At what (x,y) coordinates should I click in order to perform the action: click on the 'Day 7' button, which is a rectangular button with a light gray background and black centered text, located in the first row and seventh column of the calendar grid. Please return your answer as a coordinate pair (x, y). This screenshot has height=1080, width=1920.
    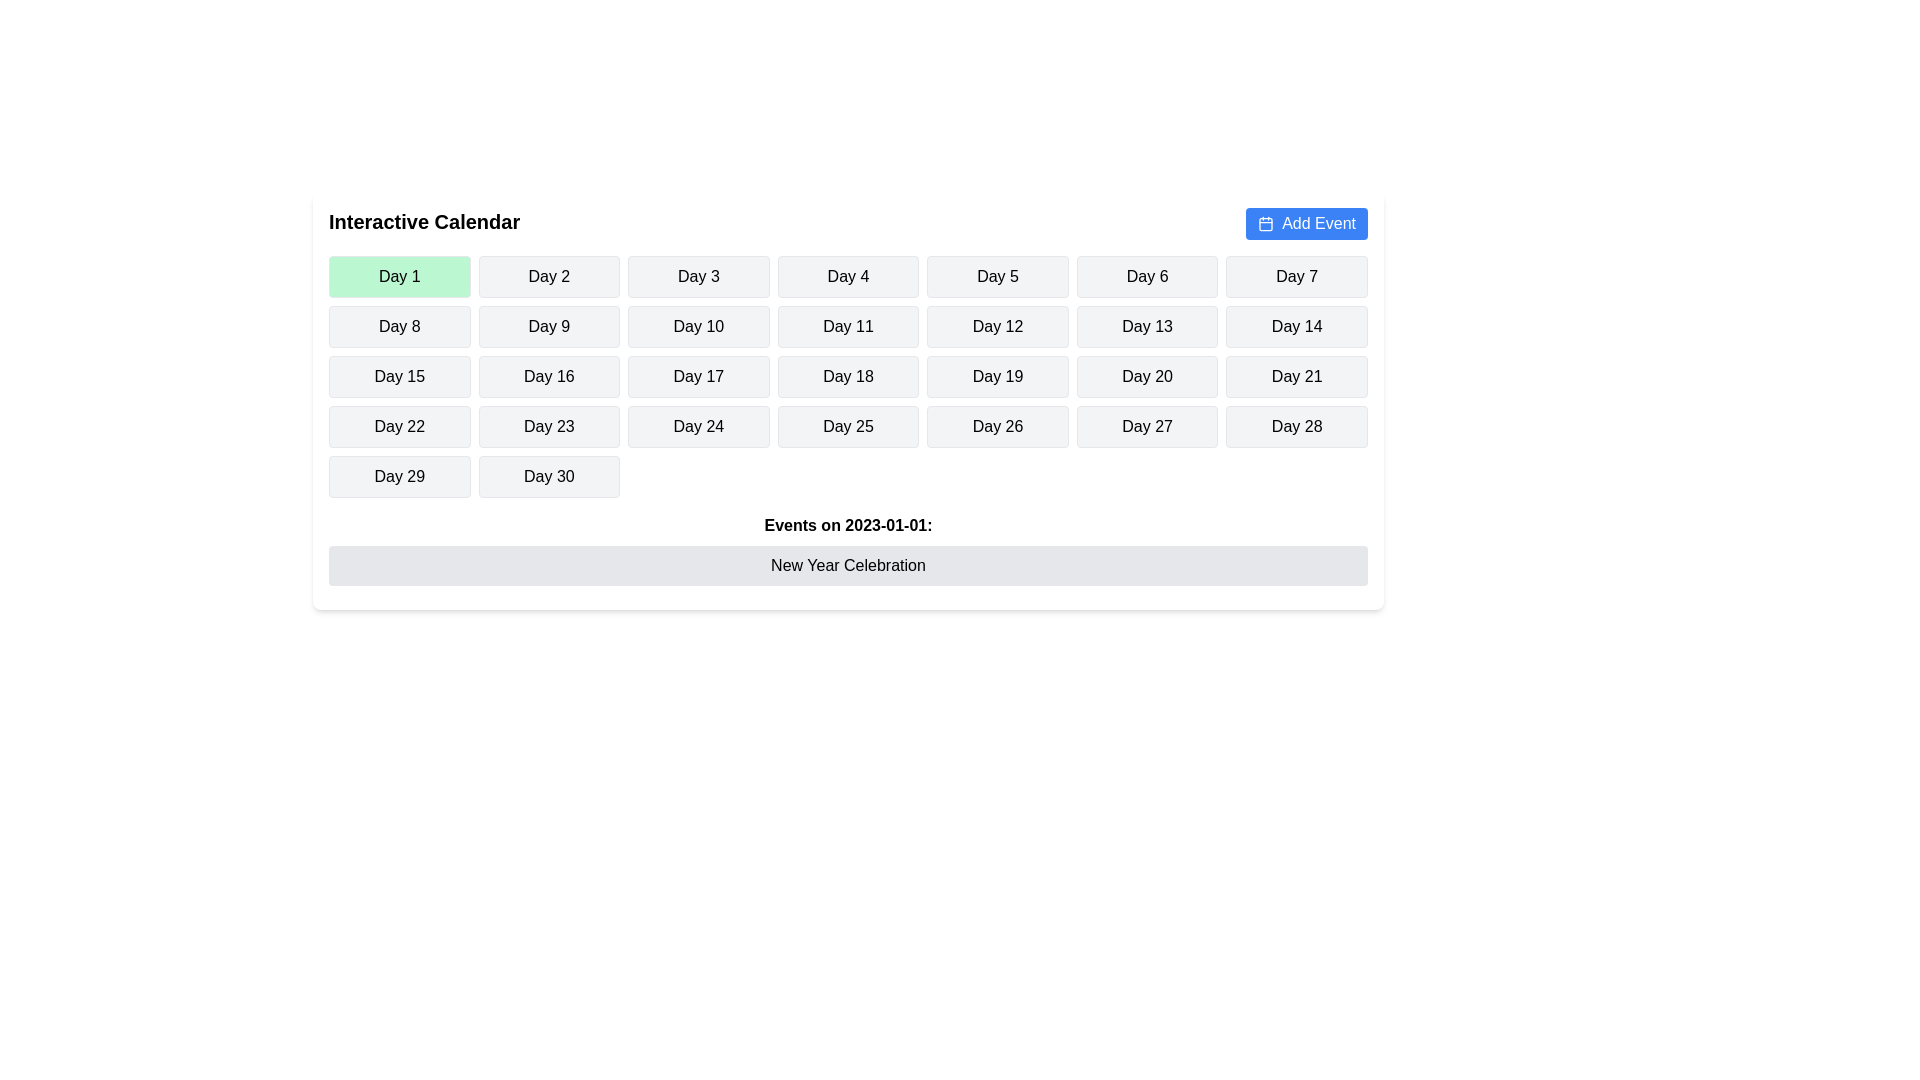
    Looking at the image, I should click on (1297, 277).